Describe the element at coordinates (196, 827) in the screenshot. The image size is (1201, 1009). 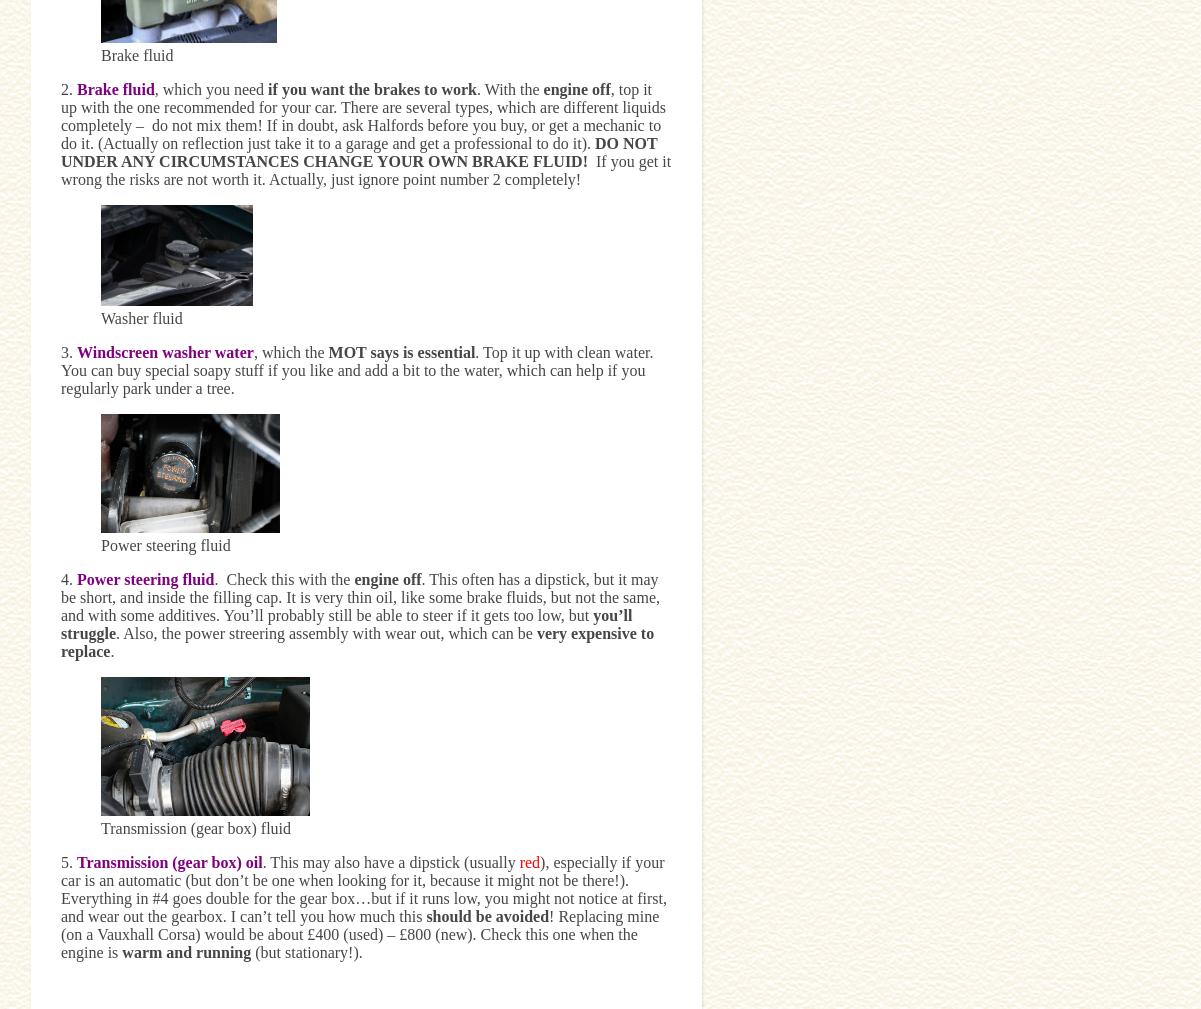
I see `'Transmission (gear box) fluid'` at that location.